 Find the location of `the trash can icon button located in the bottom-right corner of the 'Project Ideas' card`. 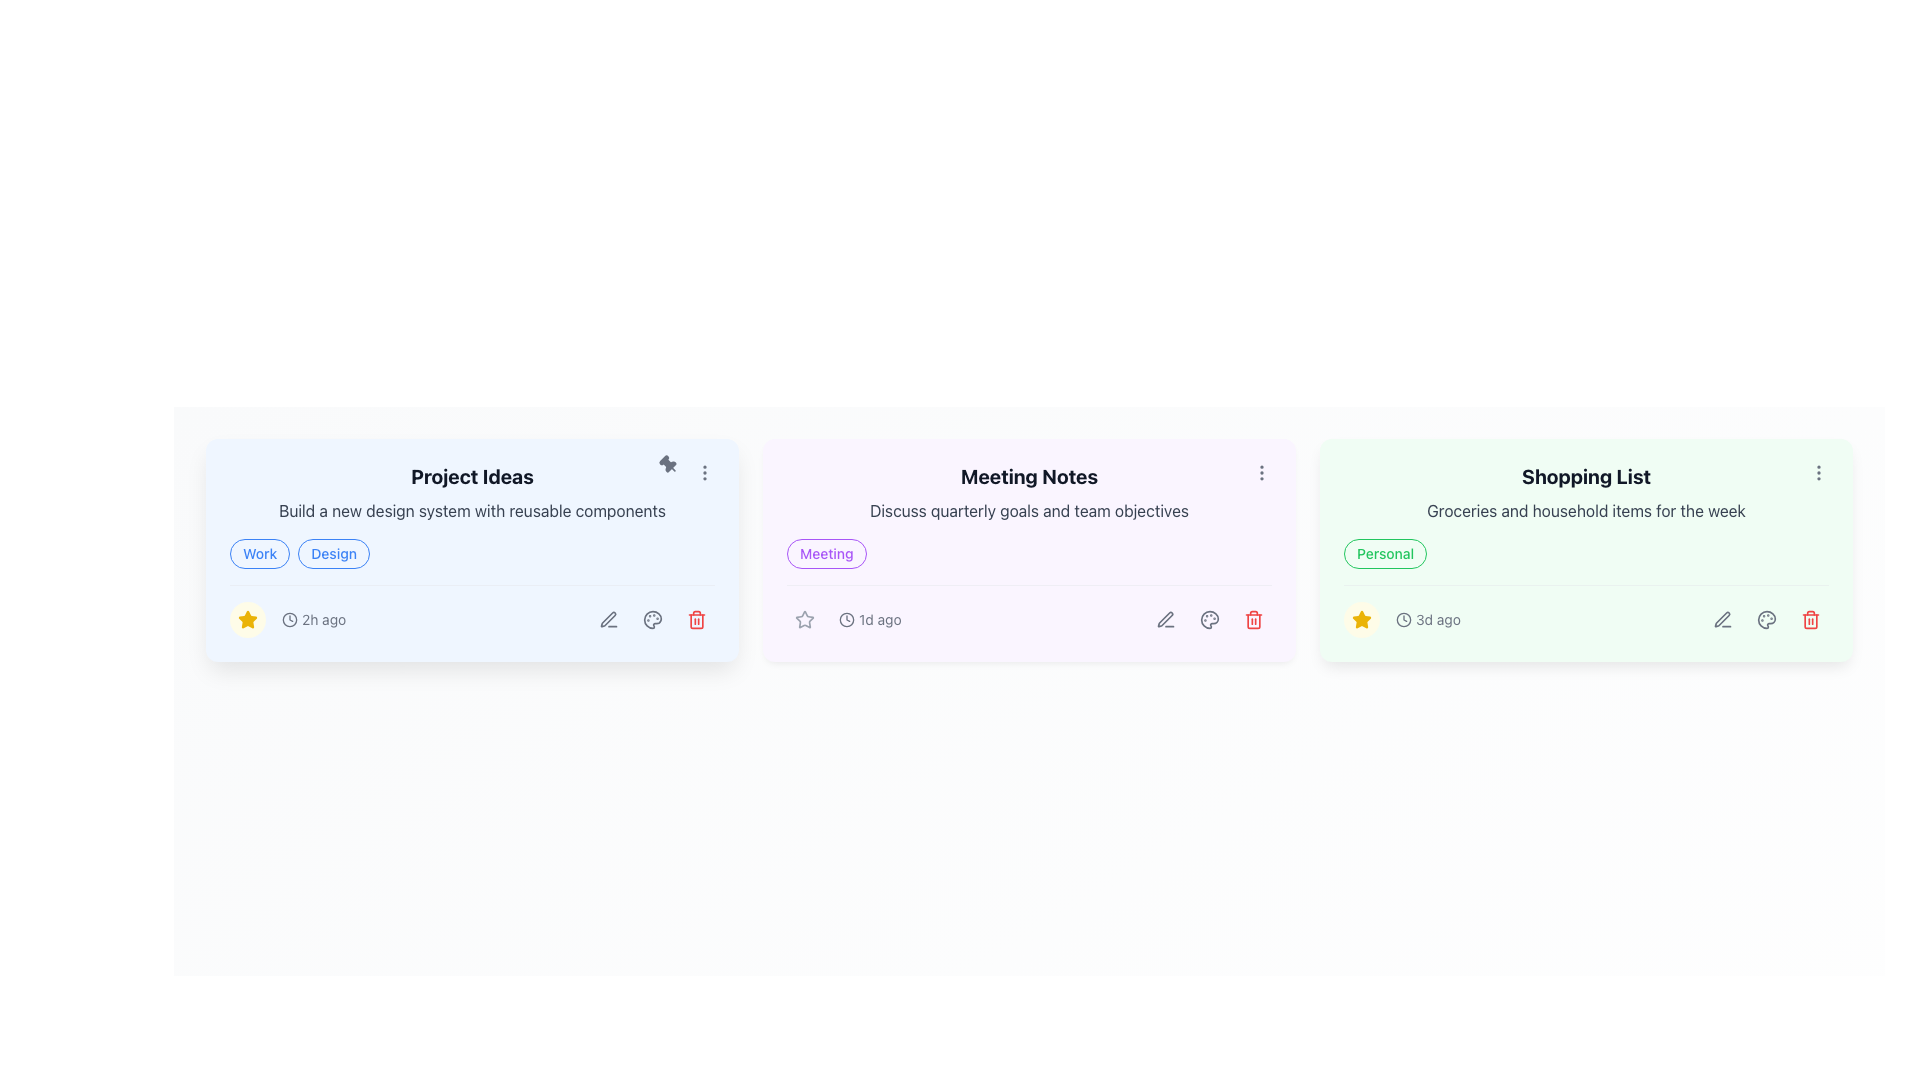

the trash can icon button located in the bottom-right corner of the 'Project Ideas' card is located at coordinates (696, 619).